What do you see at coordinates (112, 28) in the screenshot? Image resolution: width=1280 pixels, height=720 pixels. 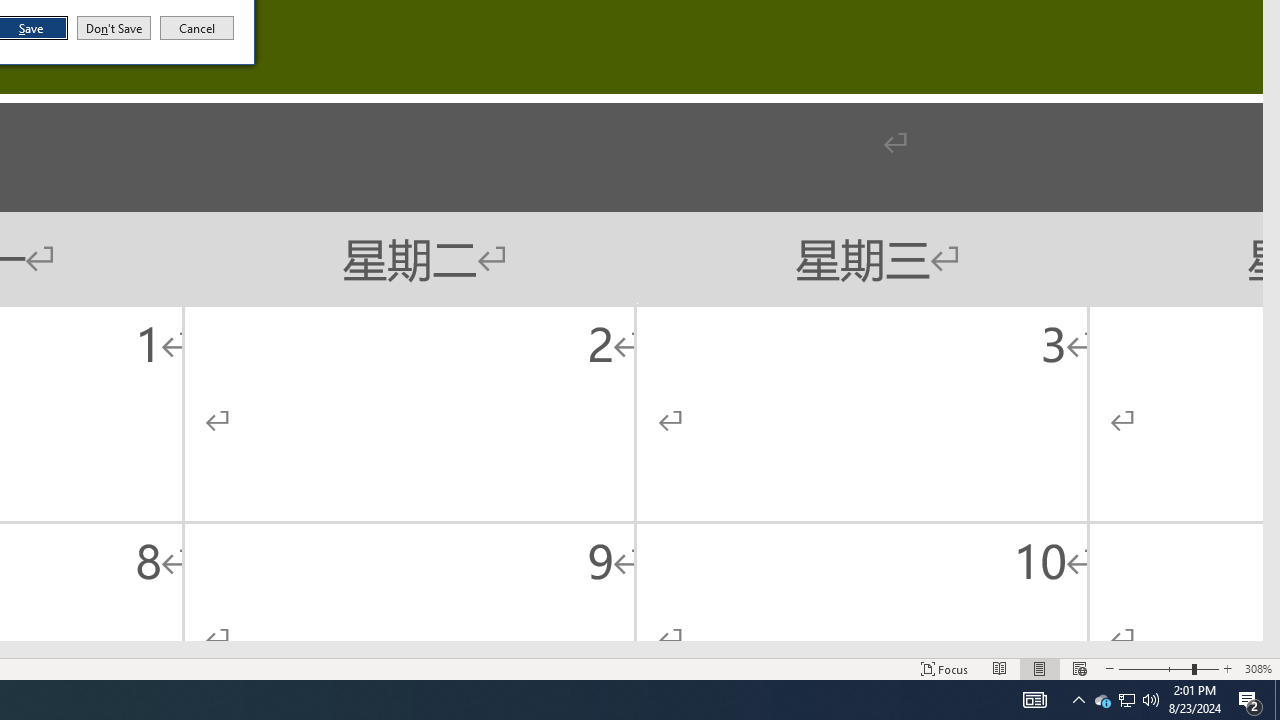 I see `'Don'` at bounding box center [112, 28].